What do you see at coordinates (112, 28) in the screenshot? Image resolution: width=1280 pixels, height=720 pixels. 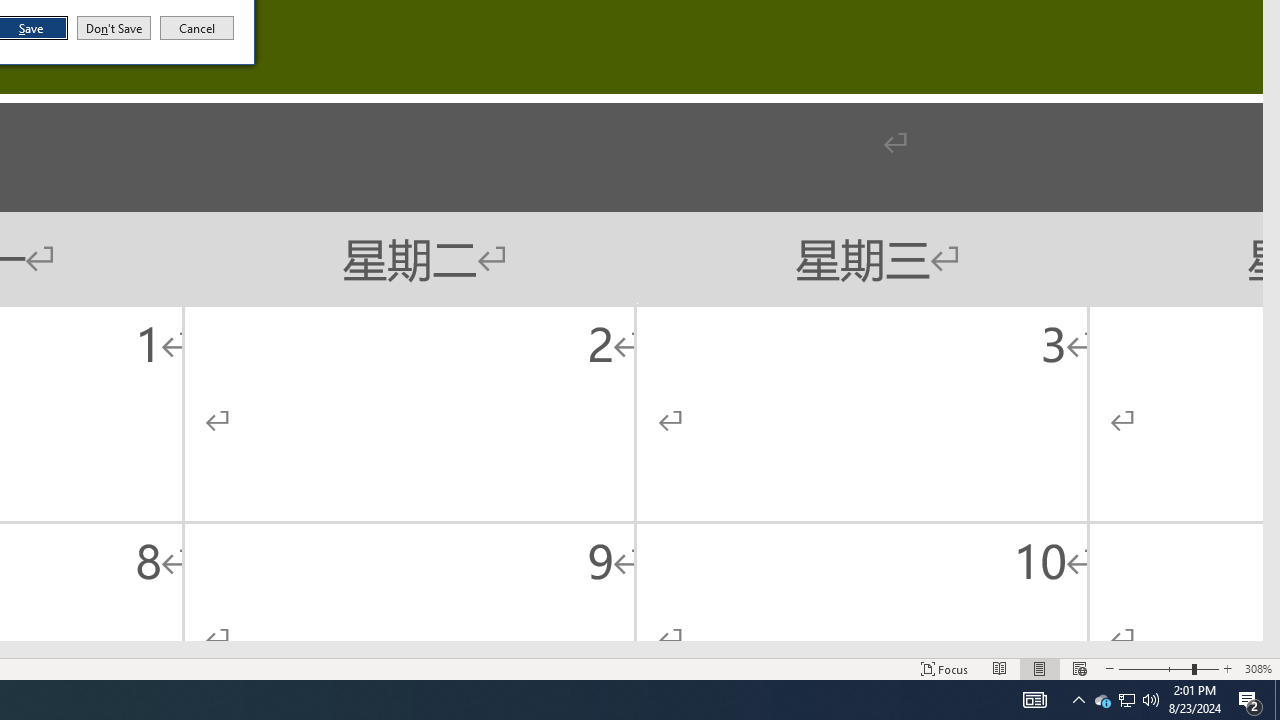 I see `'Don'` at bounding box center [112, 28].